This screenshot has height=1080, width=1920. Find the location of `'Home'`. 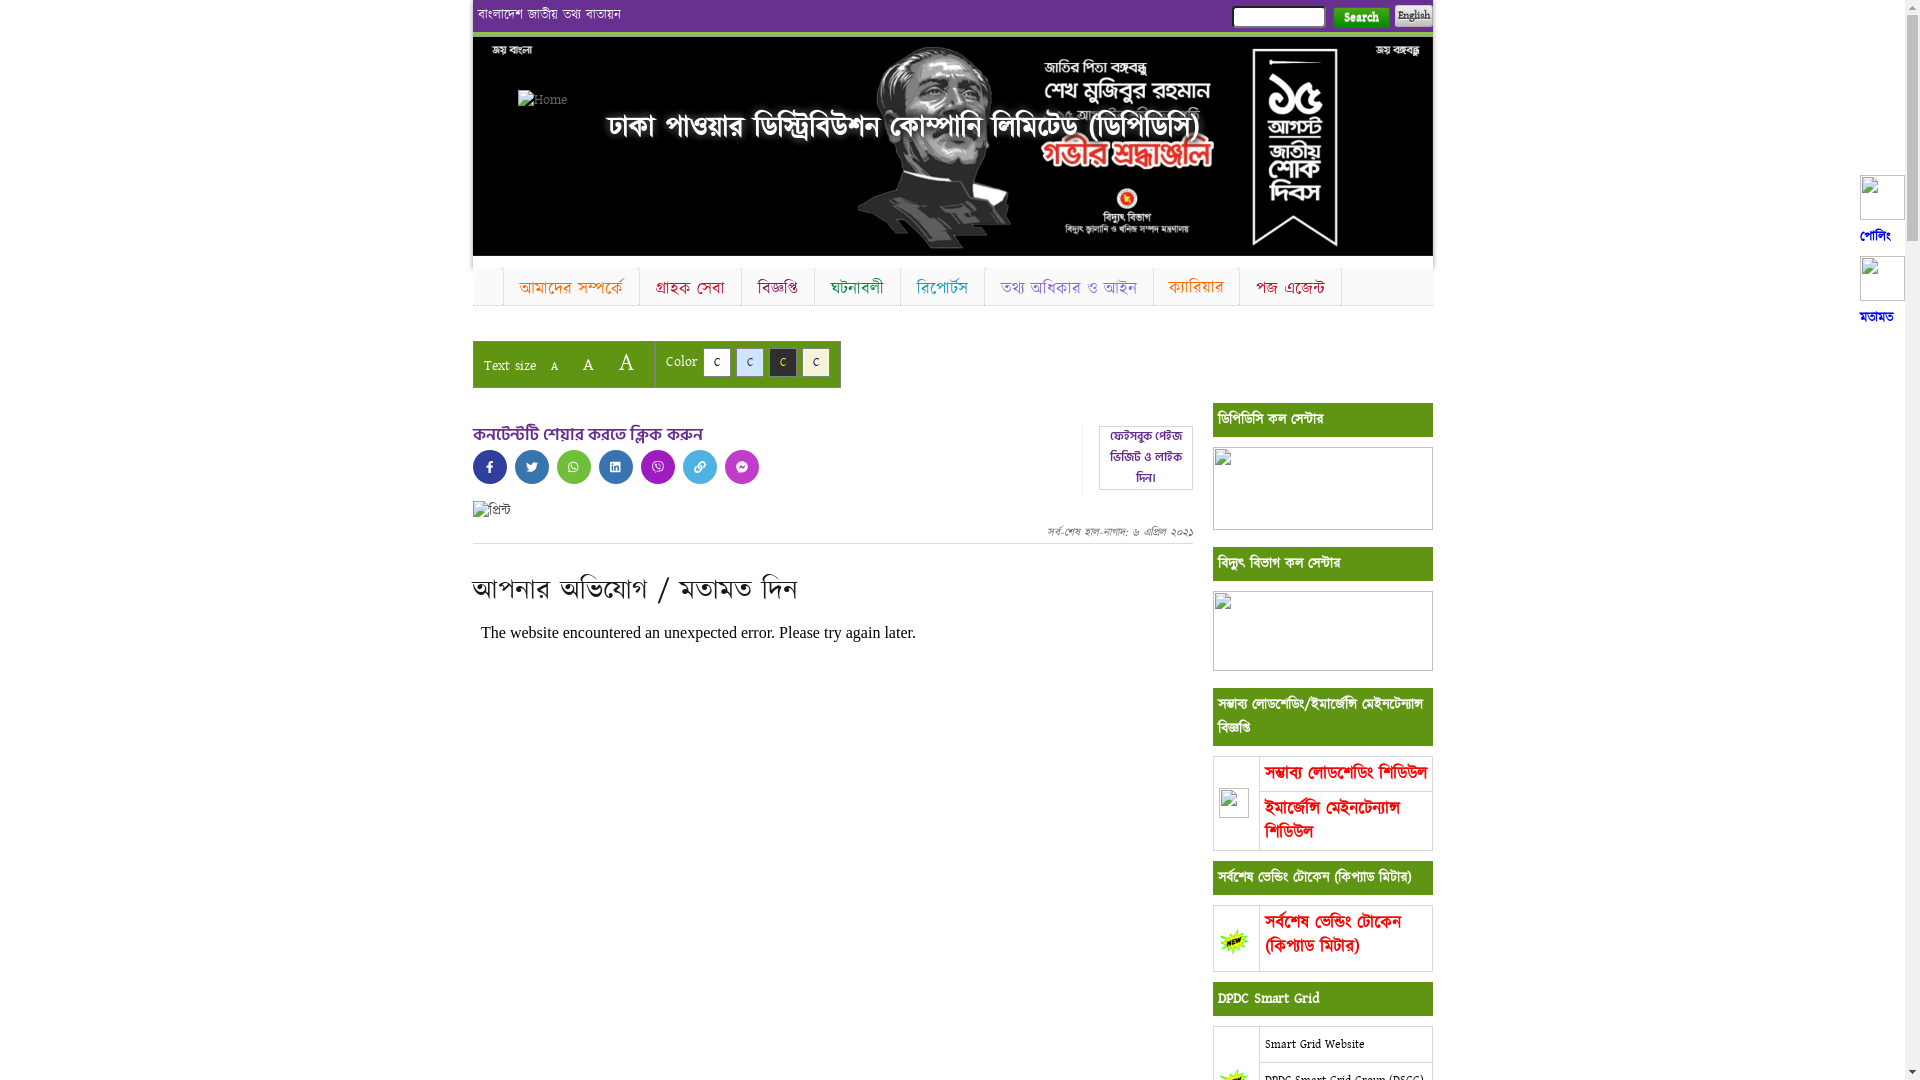

'Home' is located at coordinates (552, 100).